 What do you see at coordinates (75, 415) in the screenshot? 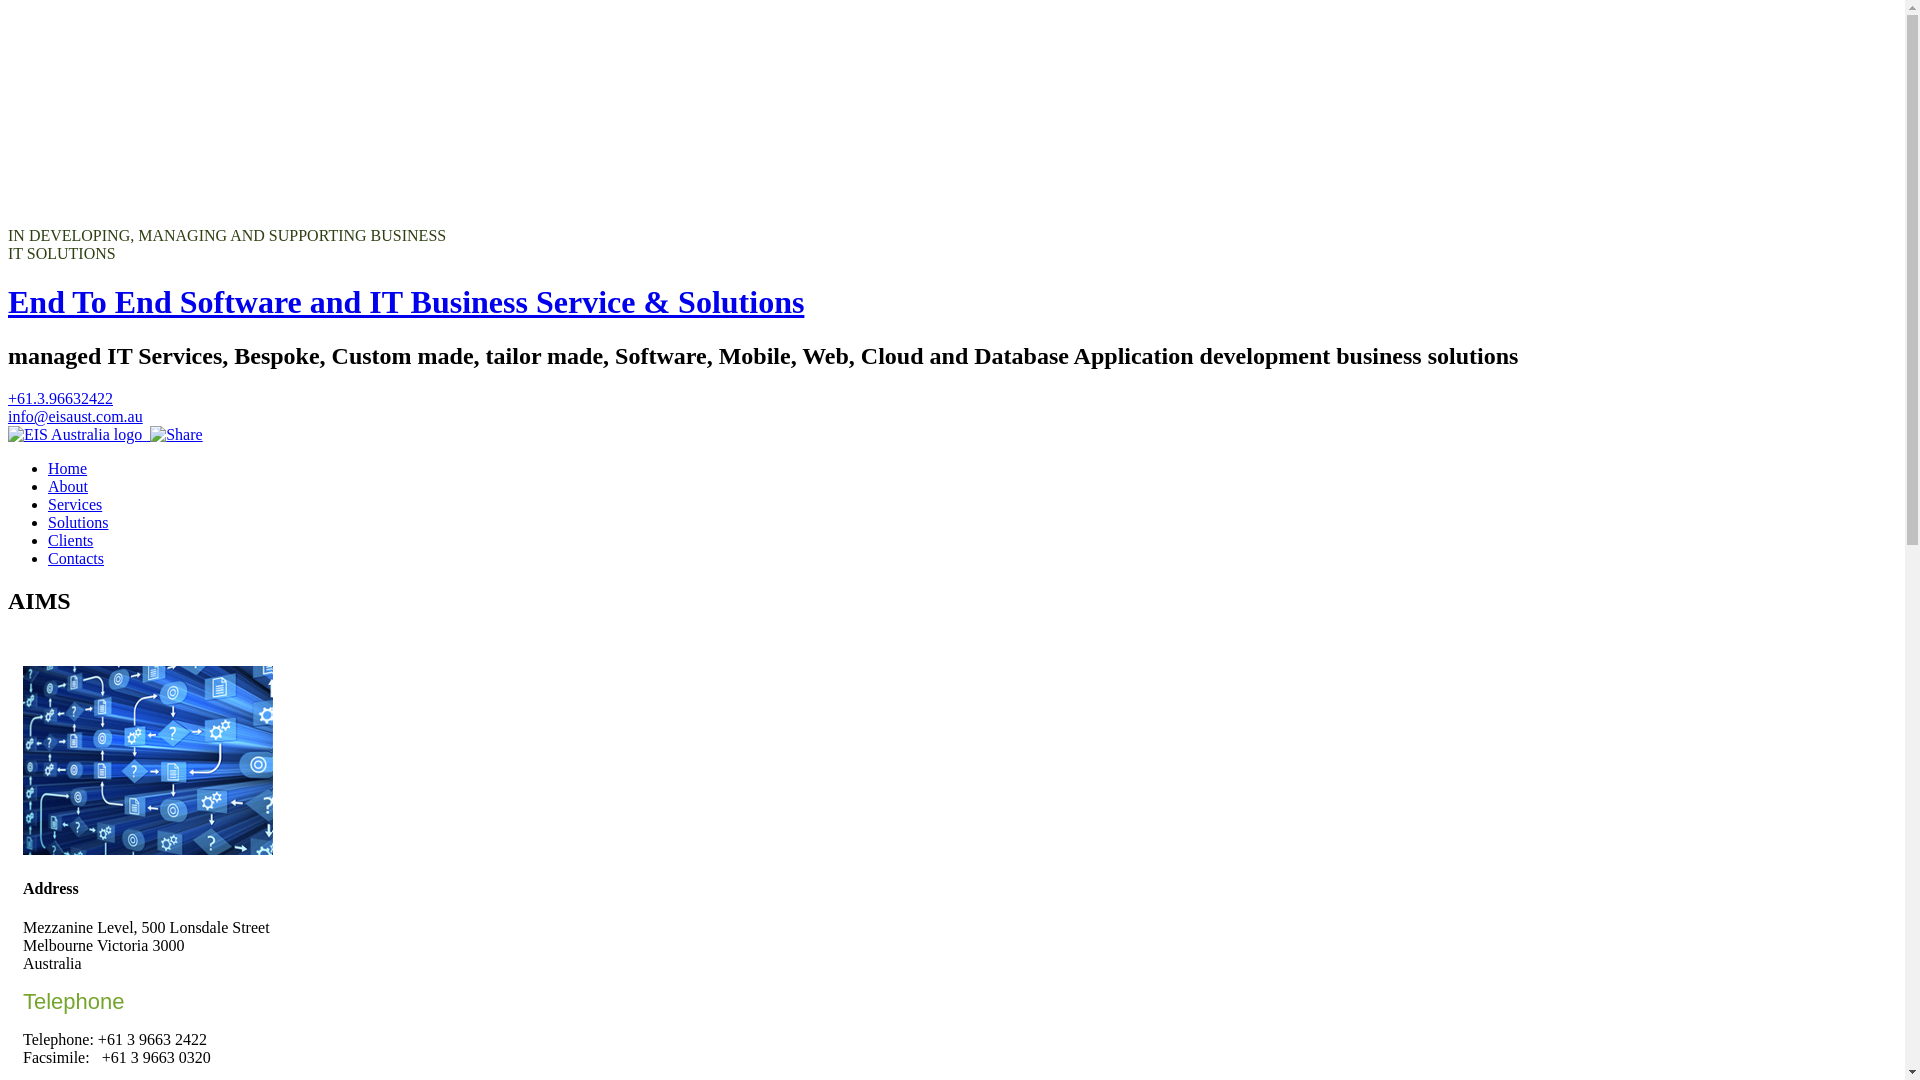
I see `'info@eisaust.com.au'` at bounding box center [75, 415].